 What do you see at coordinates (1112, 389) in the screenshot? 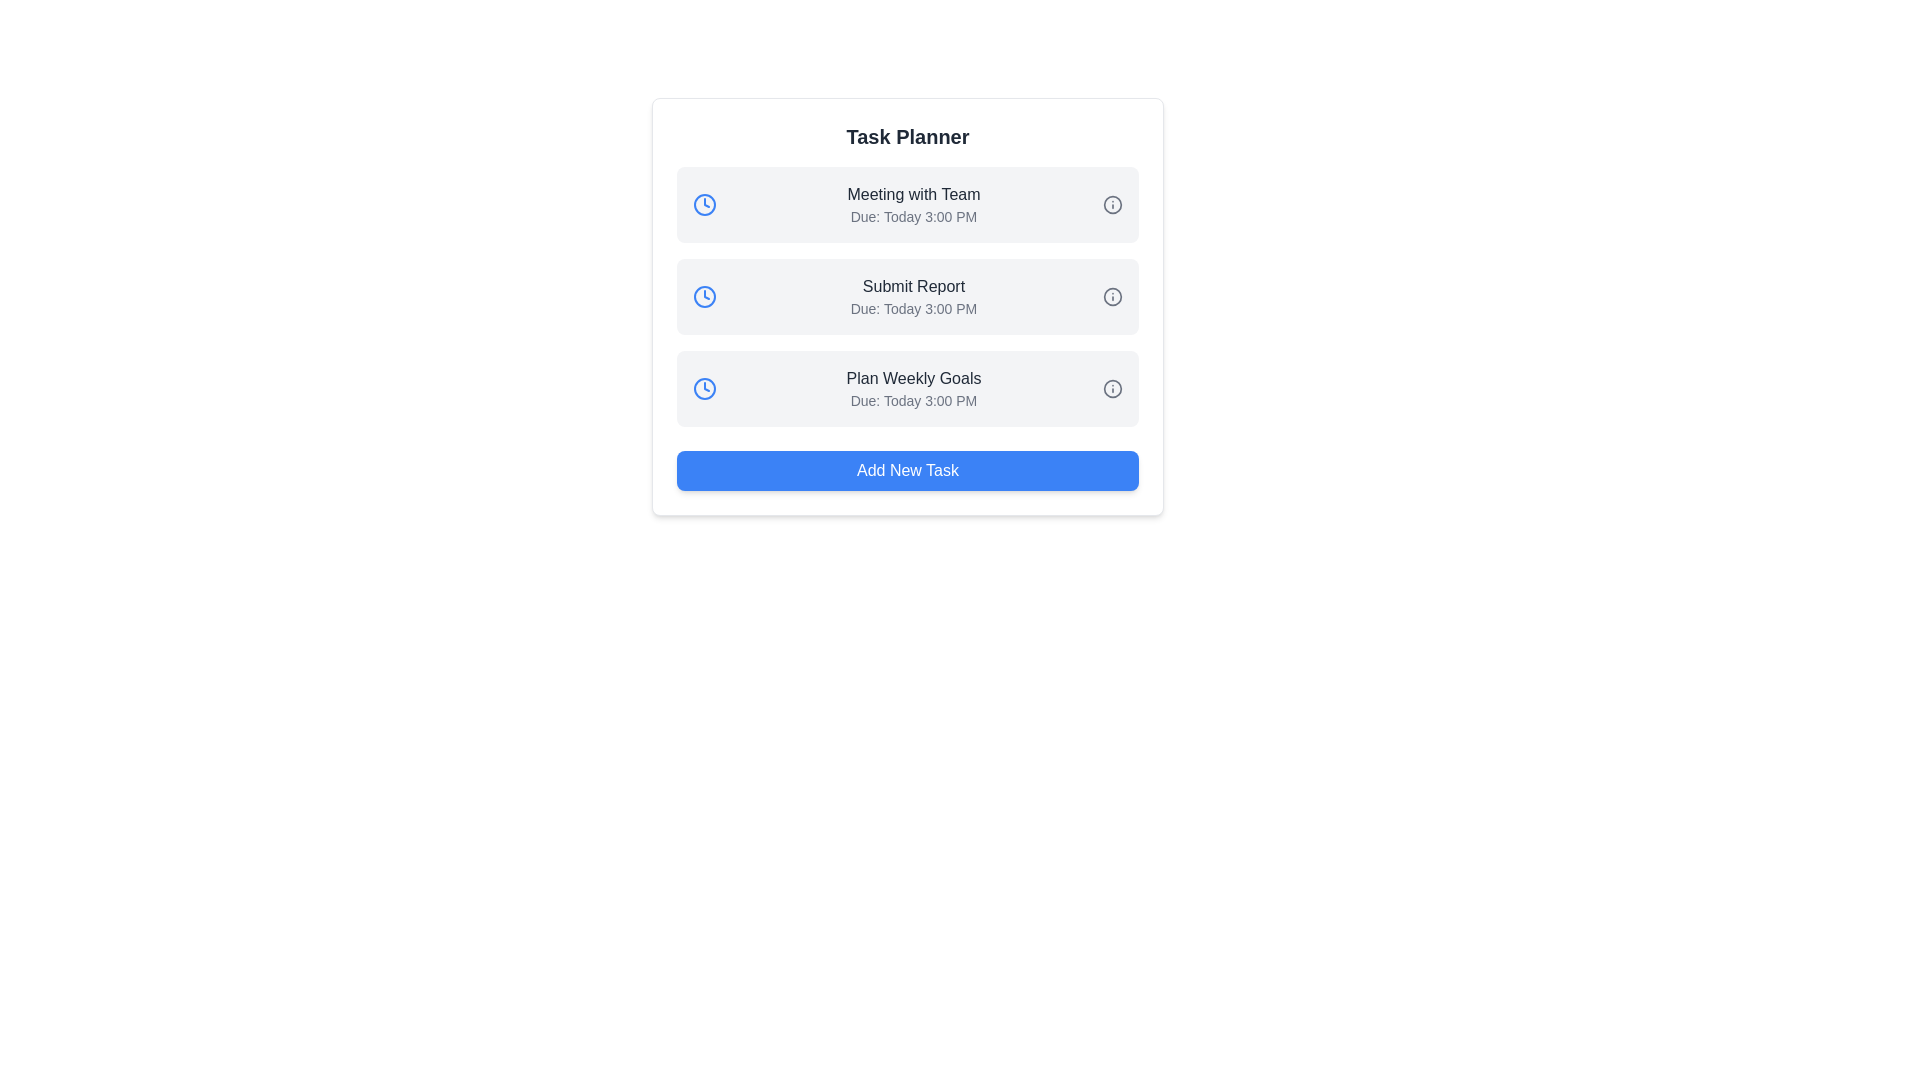
I see `the circular graphical element located on the right side of the 'Plan Weekly Goals' task item within the third task entry of the task list` at bounding box center [1112, 389].